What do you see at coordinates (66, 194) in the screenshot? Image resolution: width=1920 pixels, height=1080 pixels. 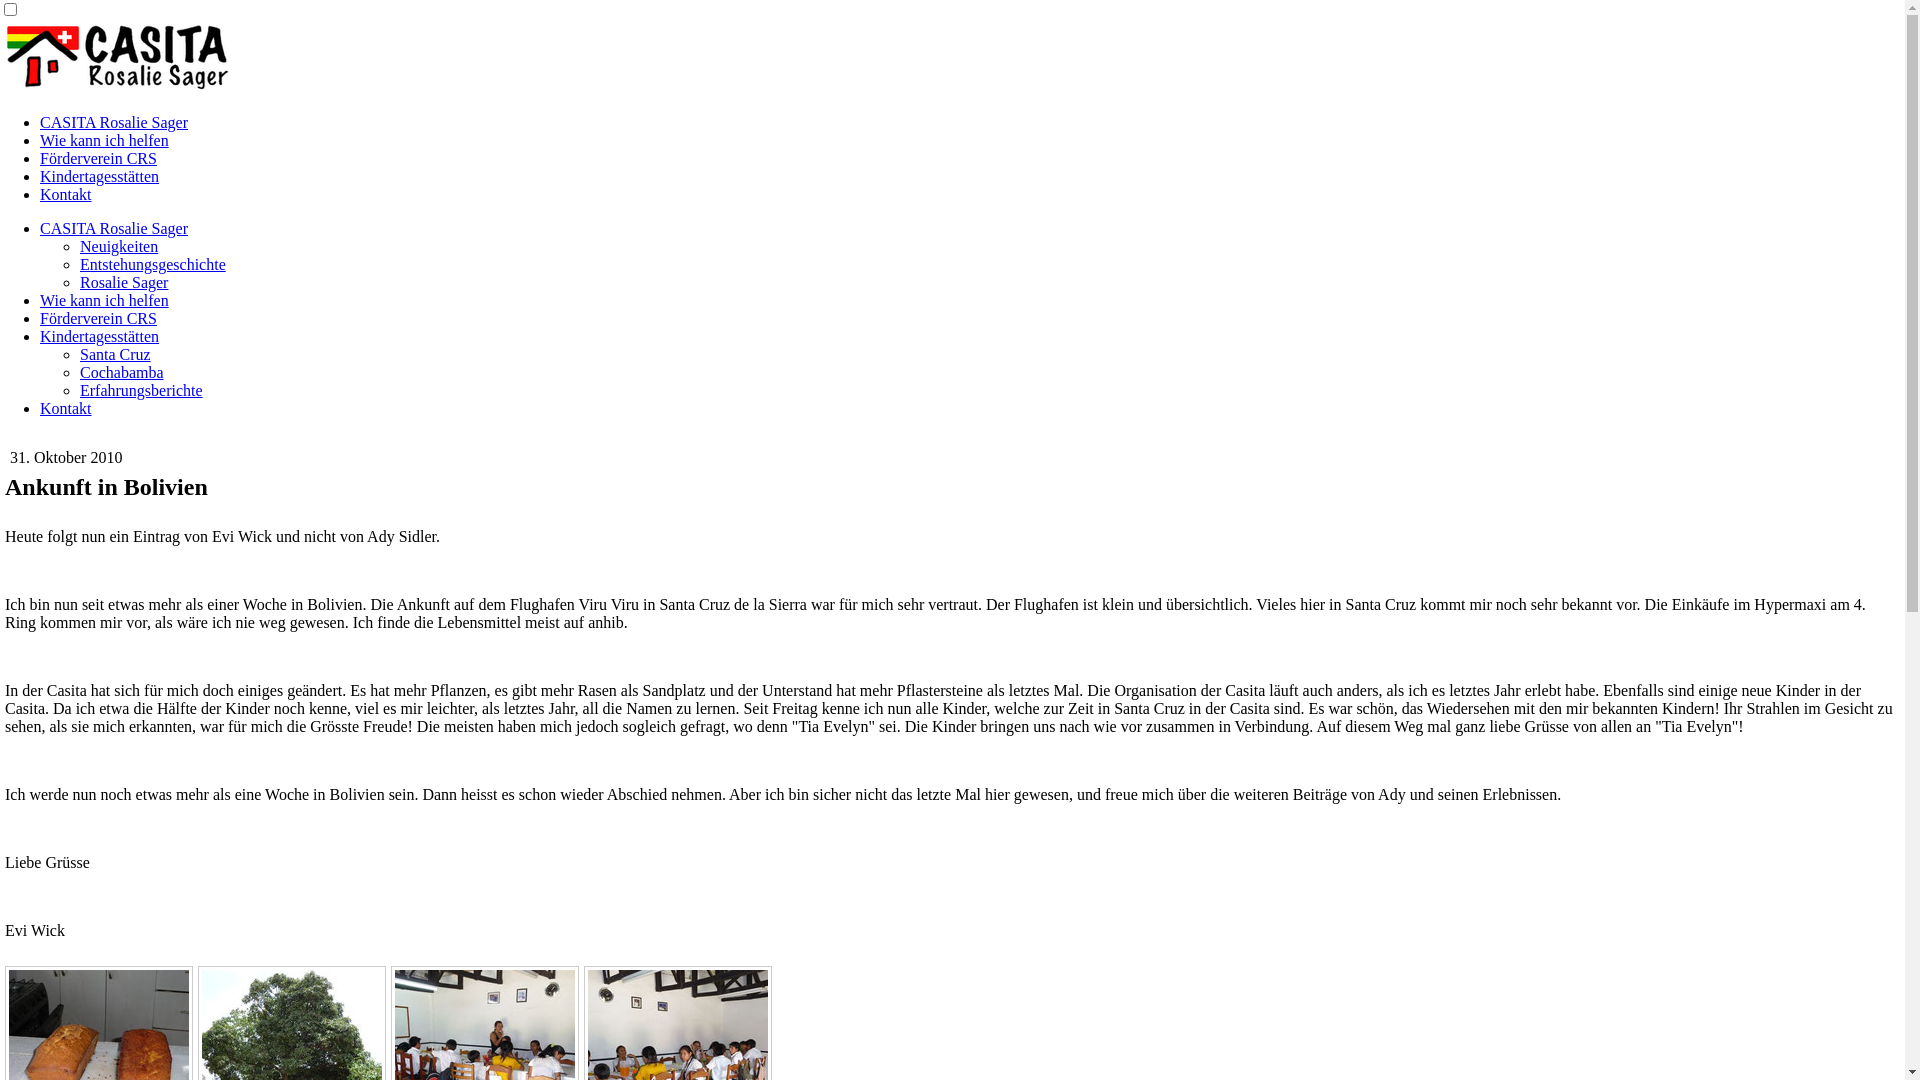 I see `'Kontakt'` at bounding box center [66, 194].